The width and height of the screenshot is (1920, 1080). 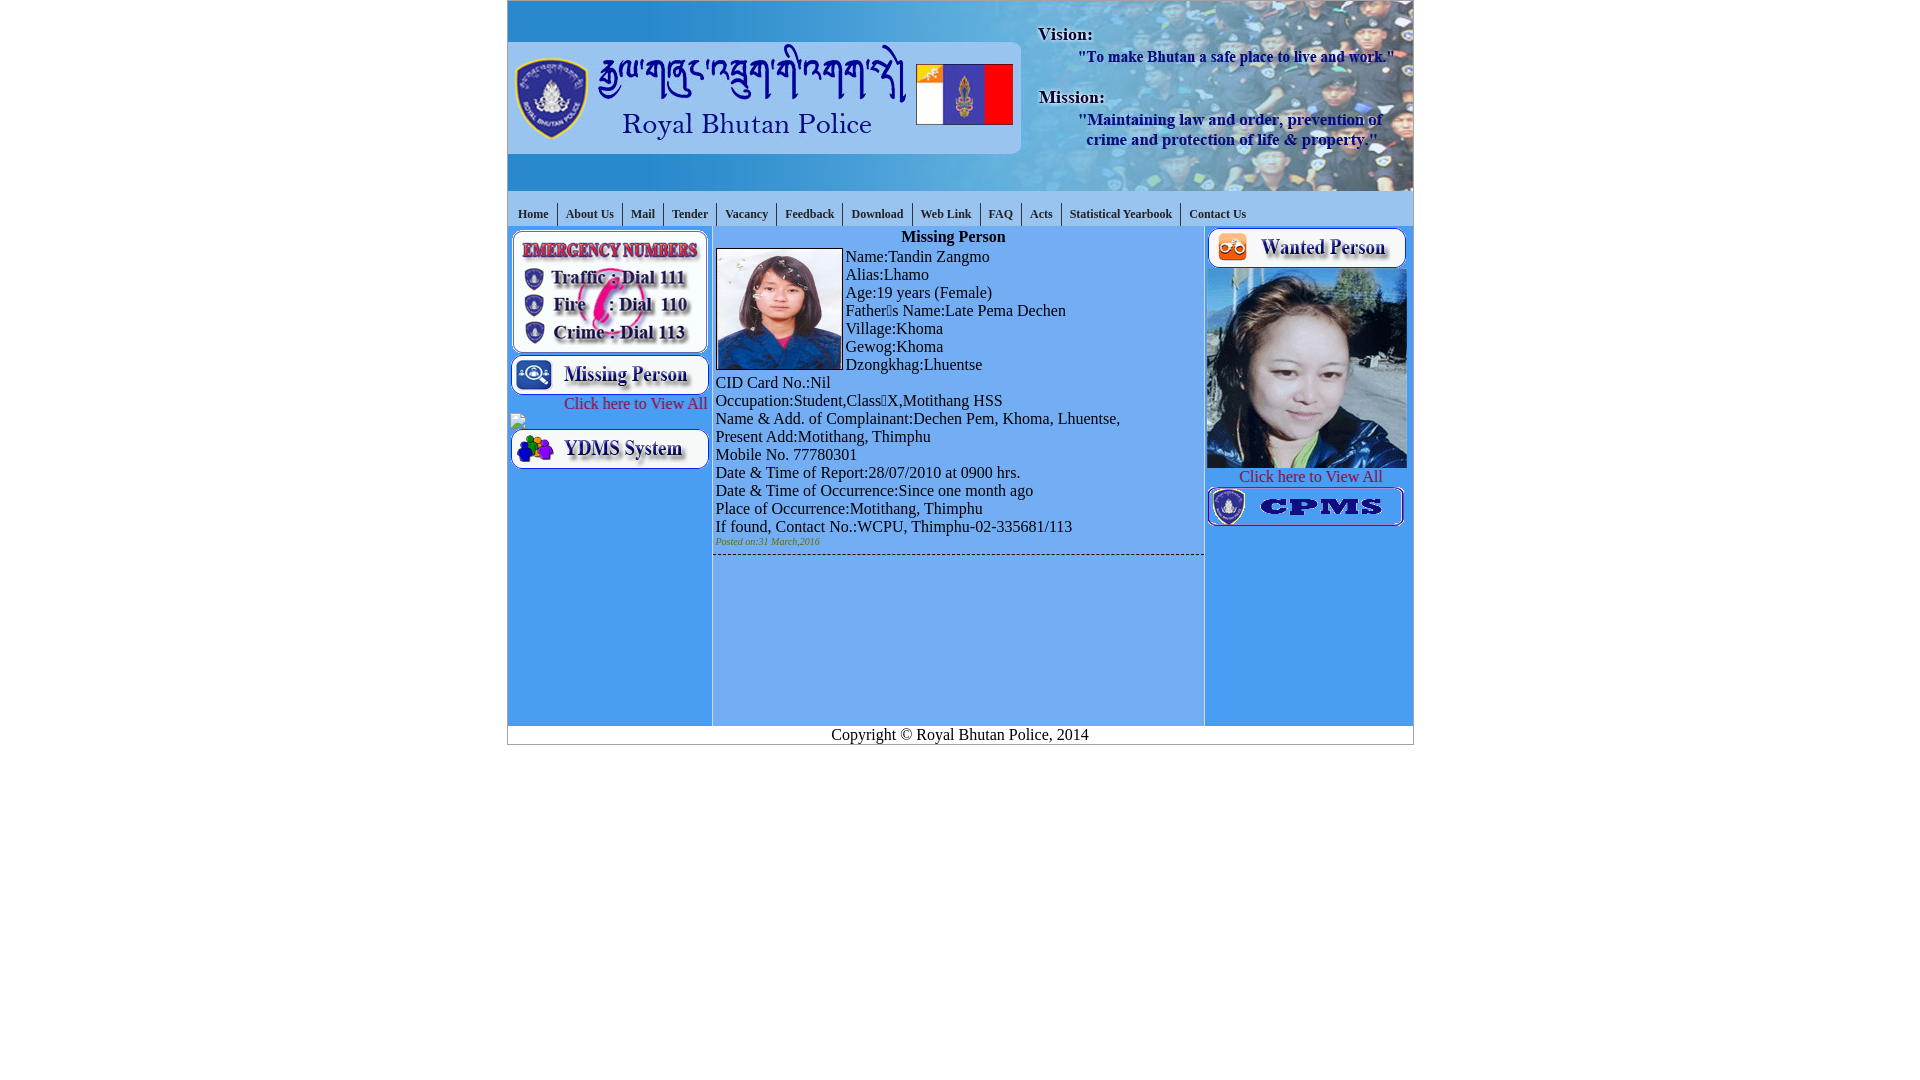 I want to click on 'Feedback', so click(x=810, y=214).